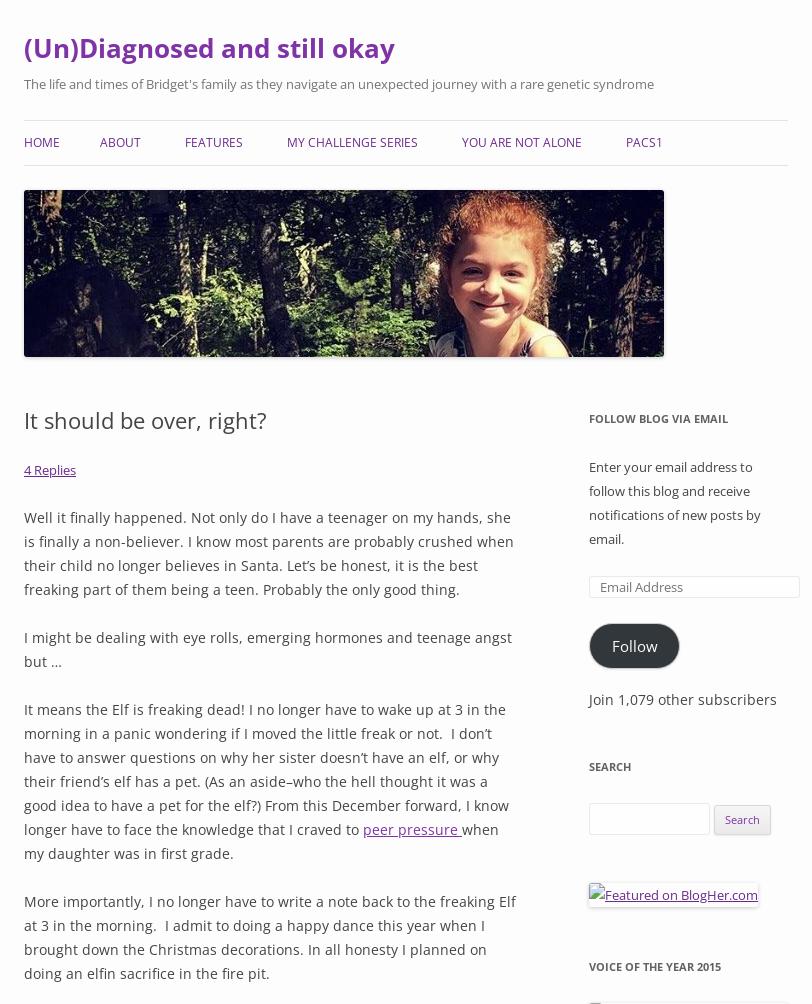  I want to click on 'It should be over, right?', so click(24, 418).